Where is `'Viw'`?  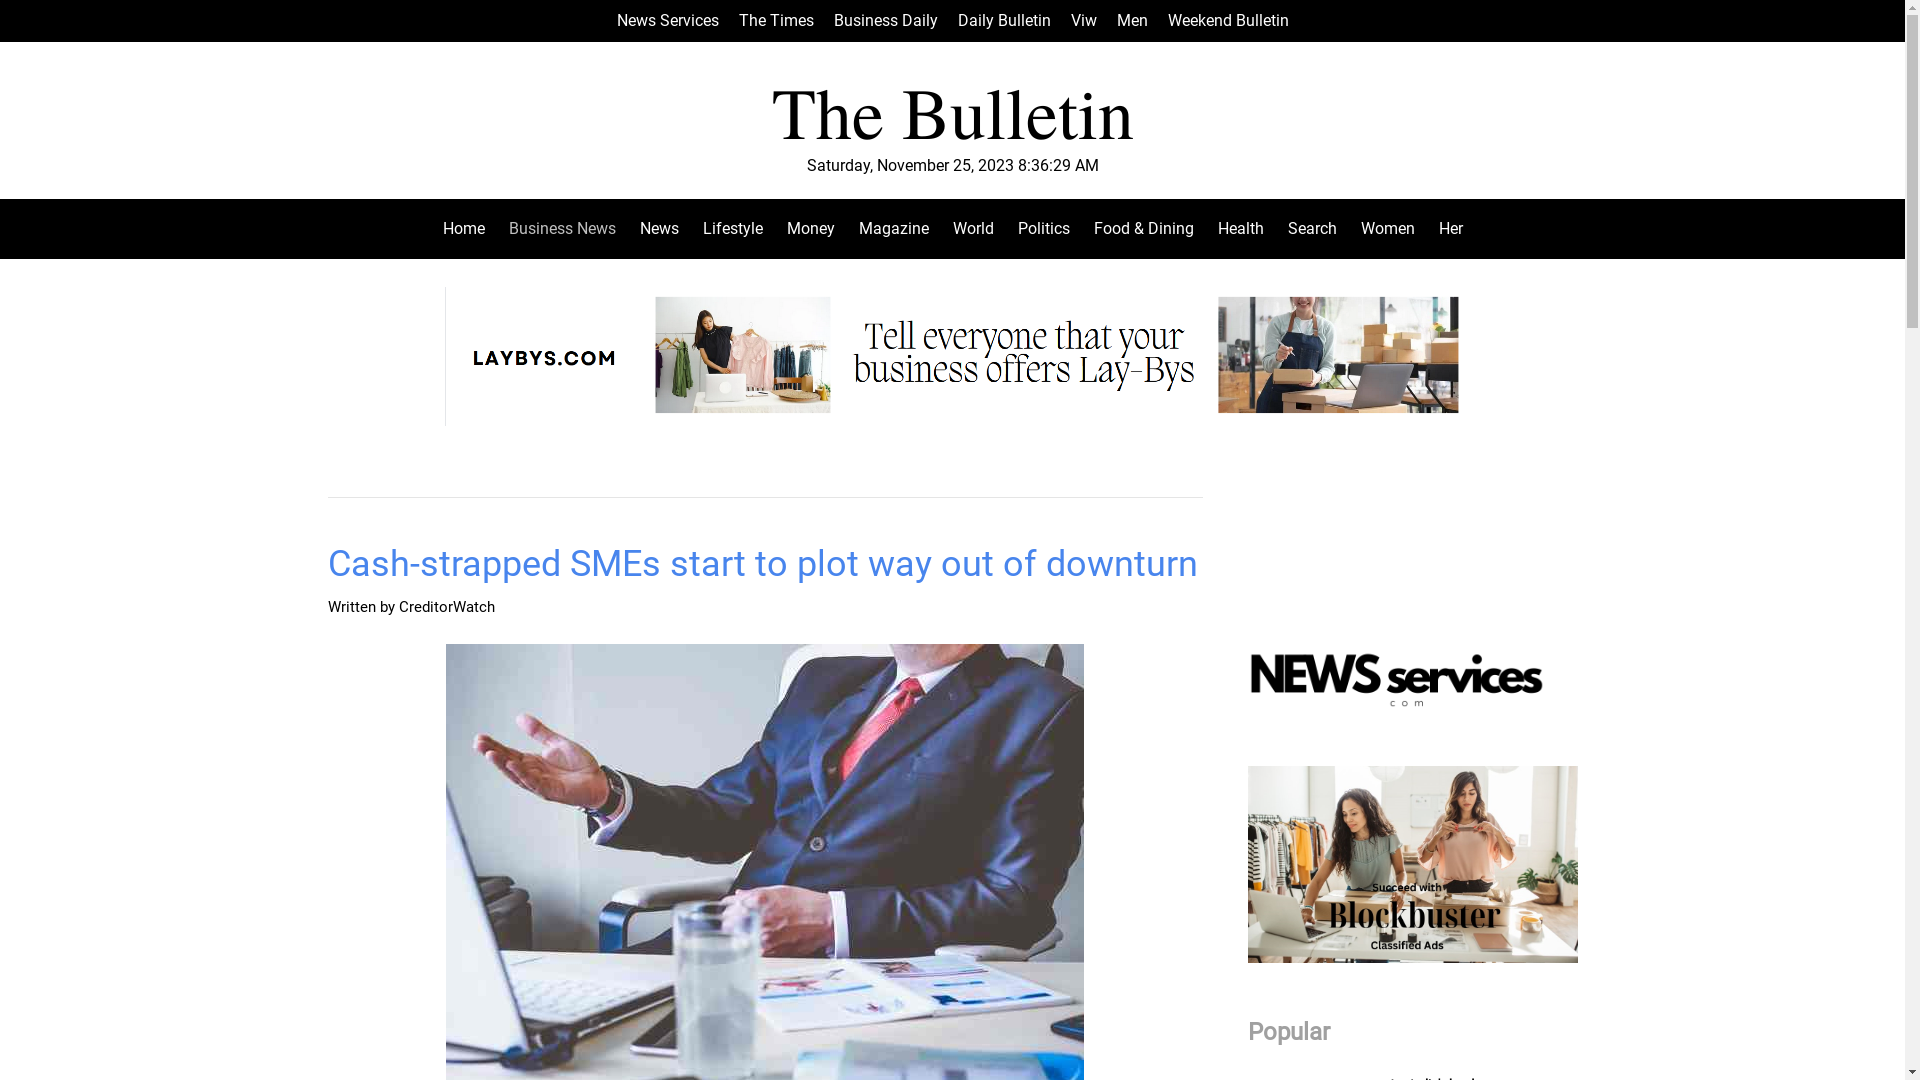
'Viw' is located at coordinates (1069, 20).